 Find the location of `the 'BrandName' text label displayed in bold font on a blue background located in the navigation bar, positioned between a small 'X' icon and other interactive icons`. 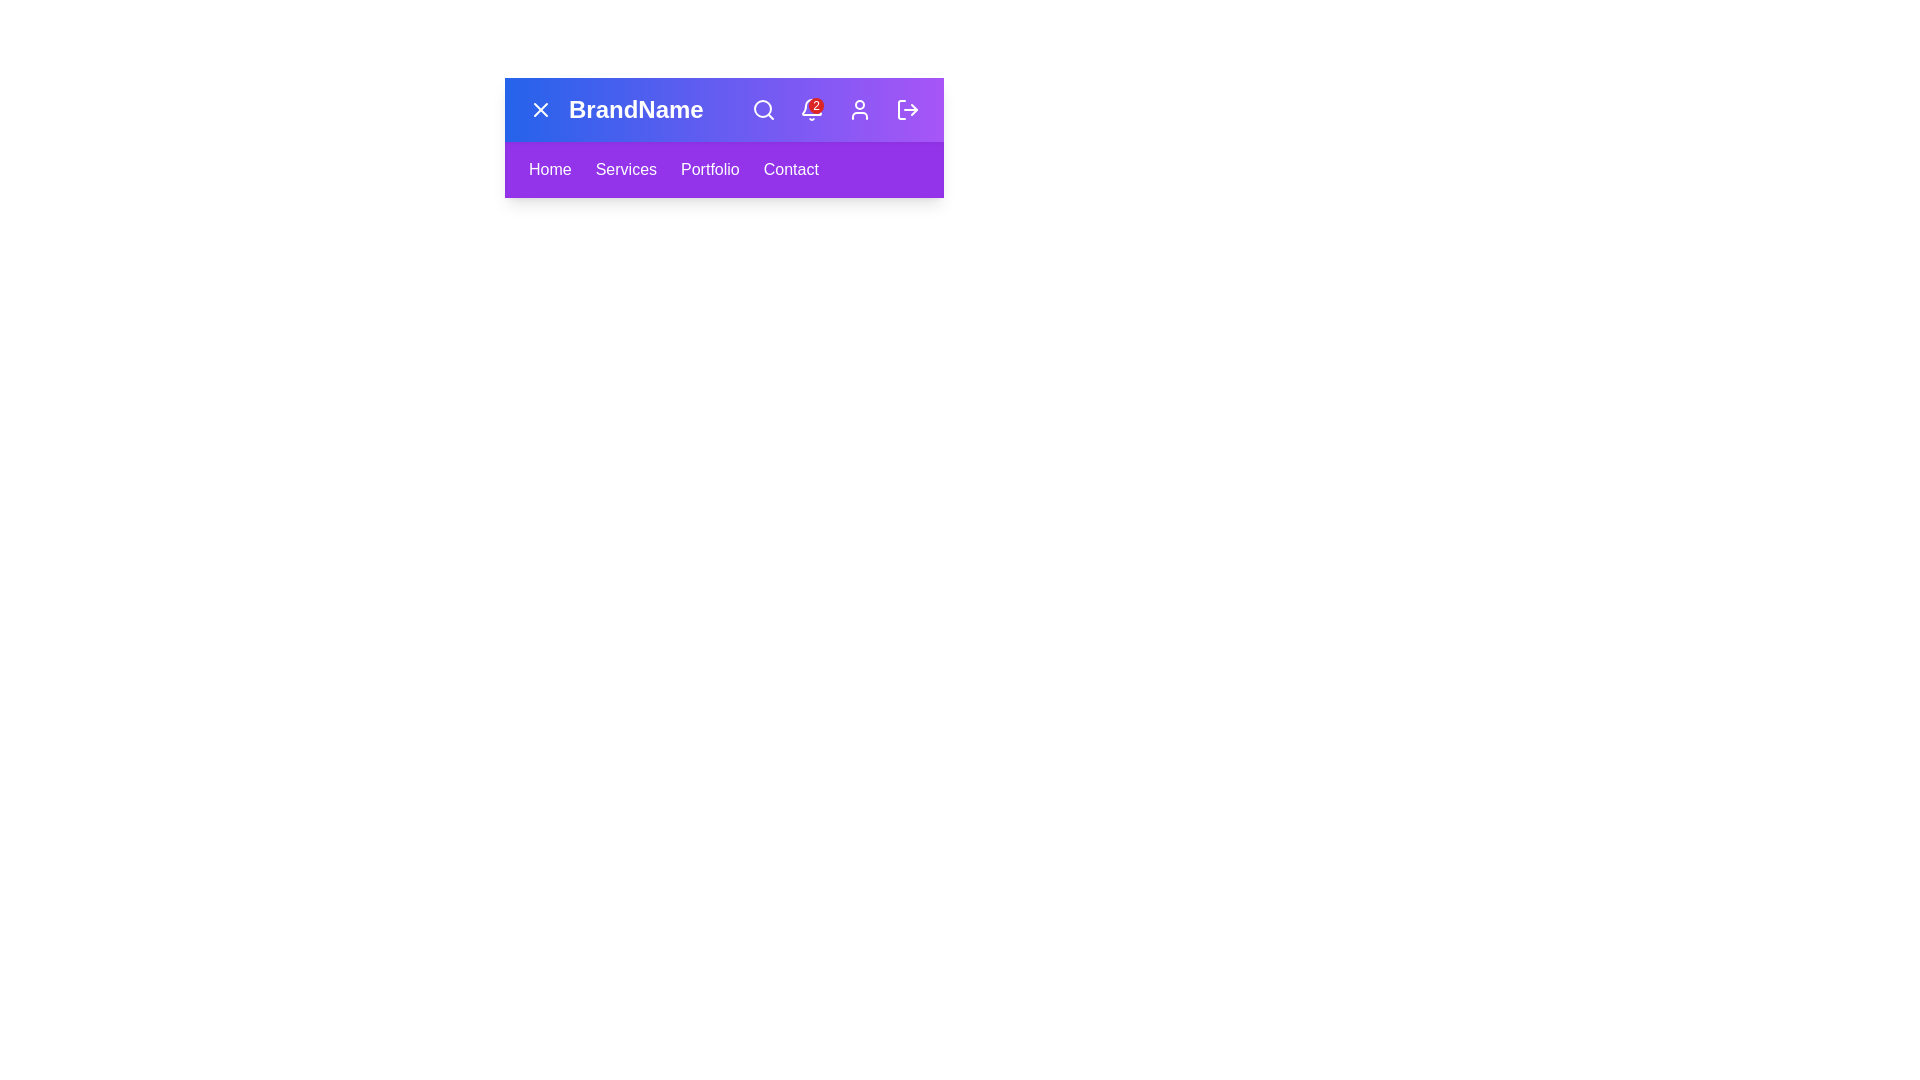

the 'BrandName' text label displayed in bold font on a blue background located in the navigation bar, positioned between a small 'X' icon and other interactive icons is located at coordinates (615, 110).